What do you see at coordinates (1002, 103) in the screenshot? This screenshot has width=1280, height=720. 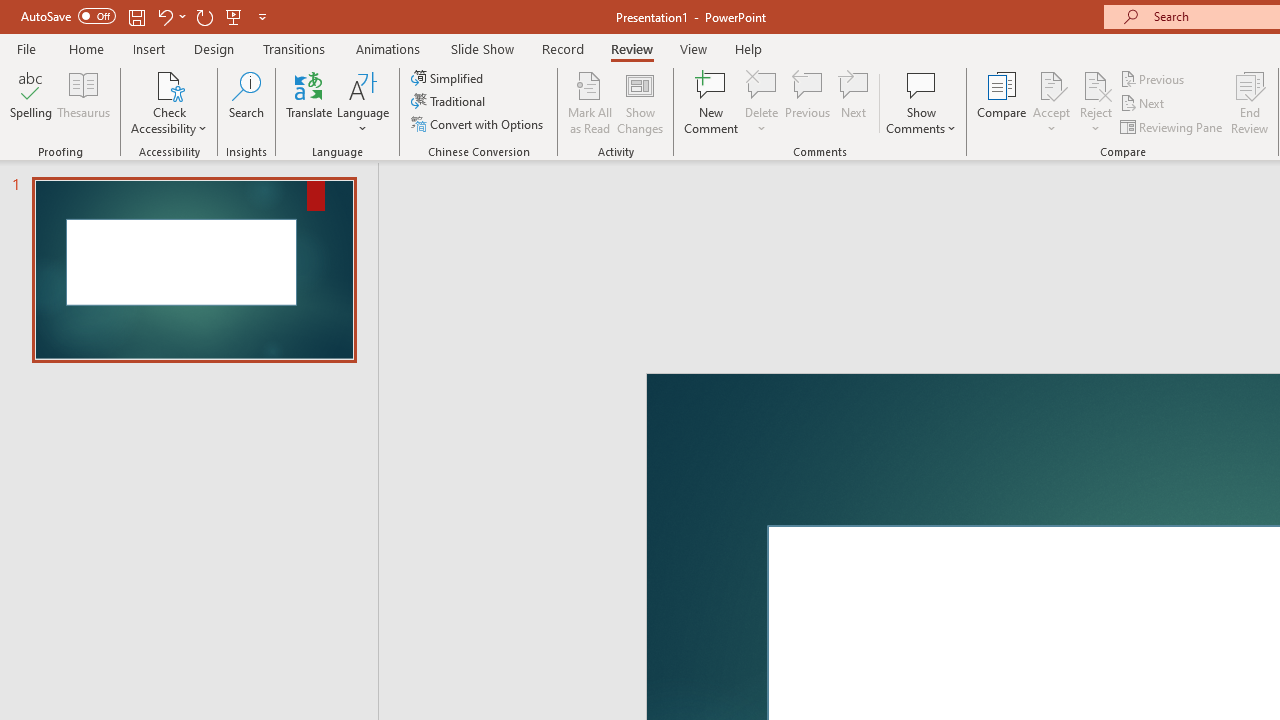 I see `'Compare'` at bounding box center [1002, 103].